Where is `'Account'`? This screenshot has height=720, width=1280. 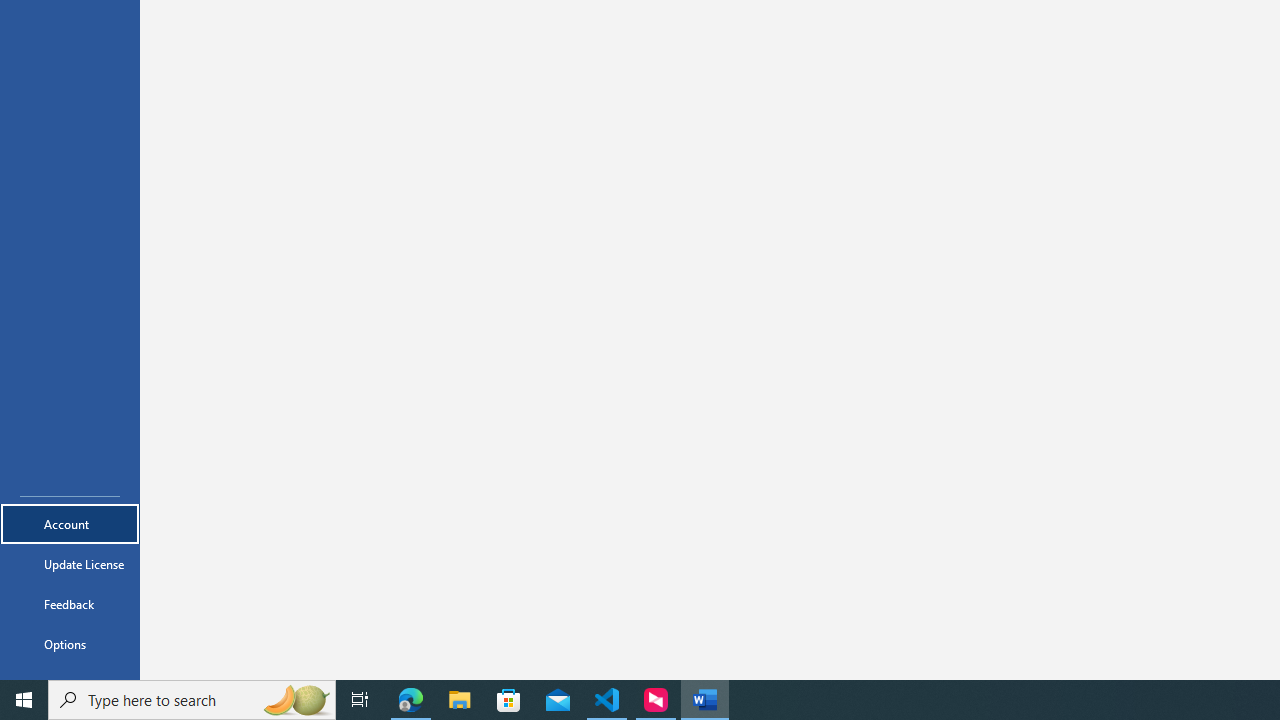
'Account' is located at coordinates (69, 523).